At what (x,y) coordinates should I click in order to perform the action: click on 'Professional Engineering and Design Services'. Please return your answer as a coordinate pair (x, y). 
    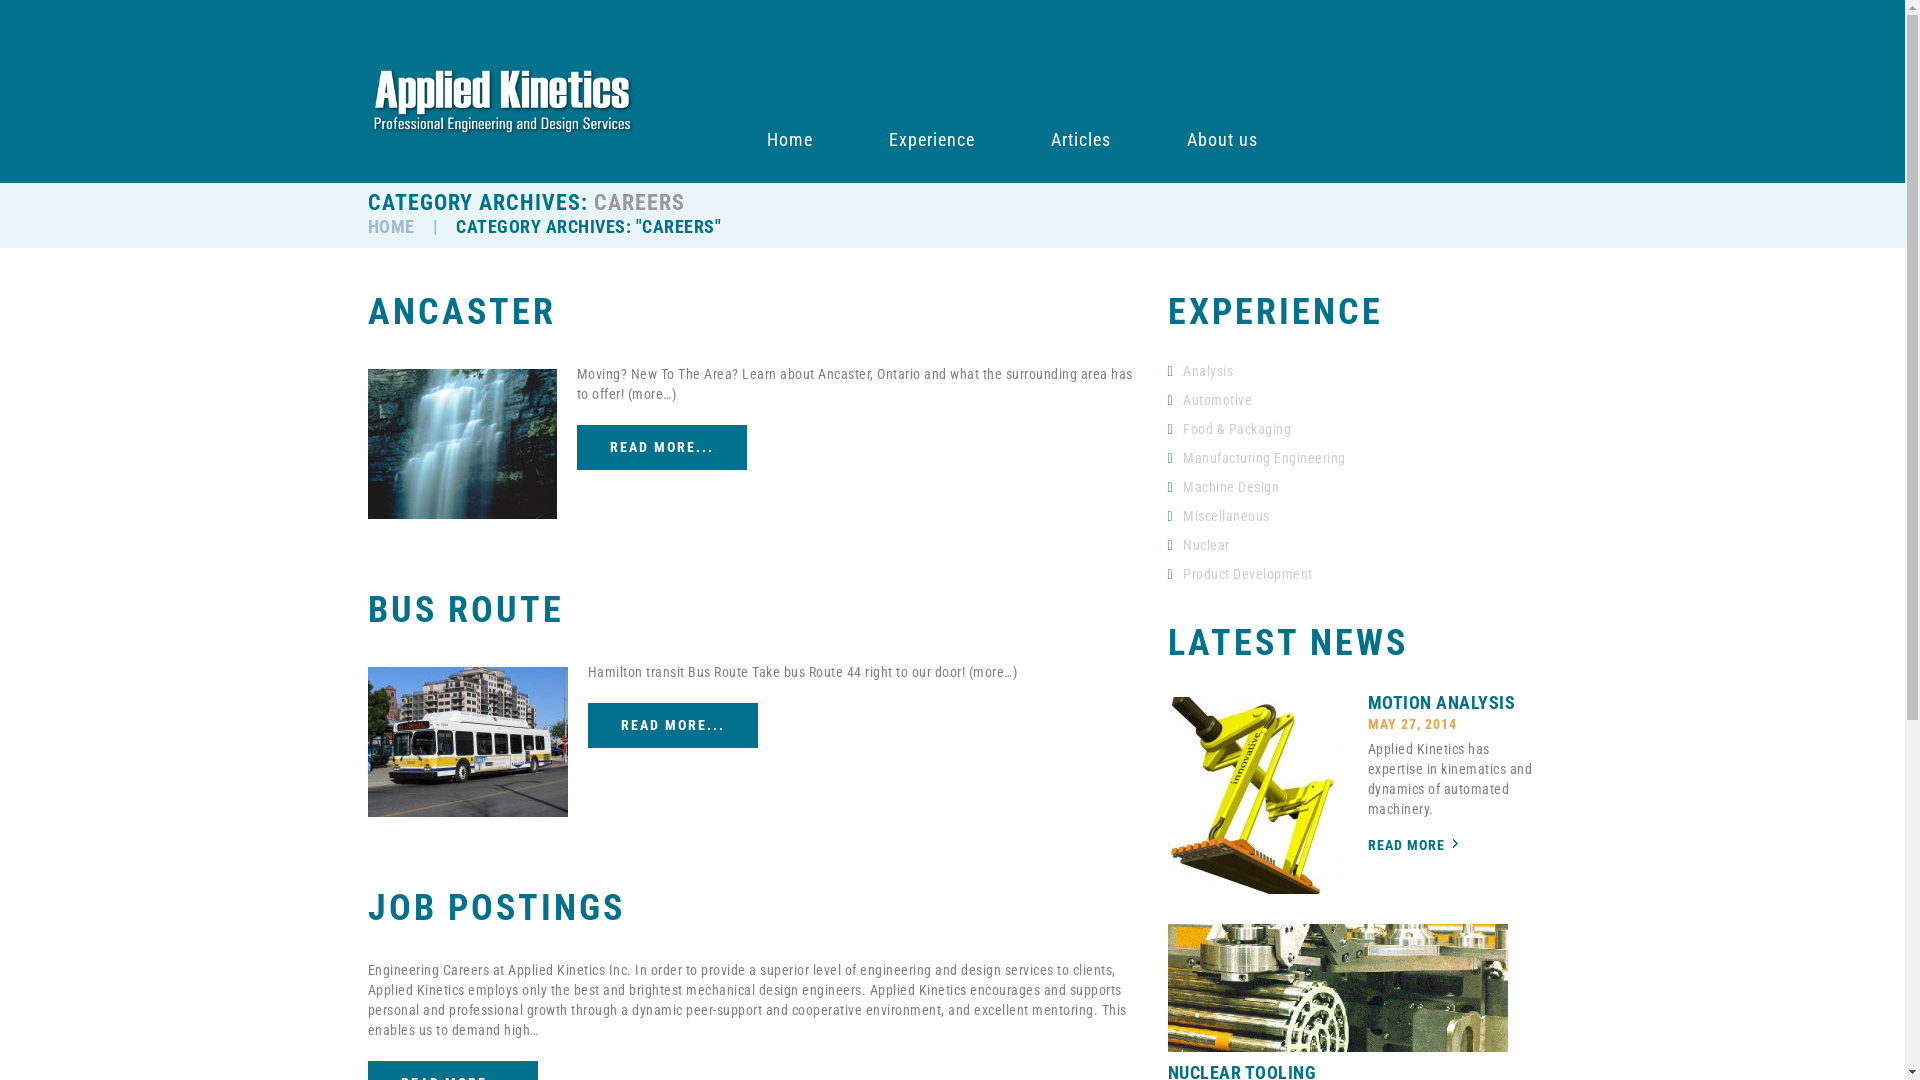
    Looking at the image, I should click on (503, 101).